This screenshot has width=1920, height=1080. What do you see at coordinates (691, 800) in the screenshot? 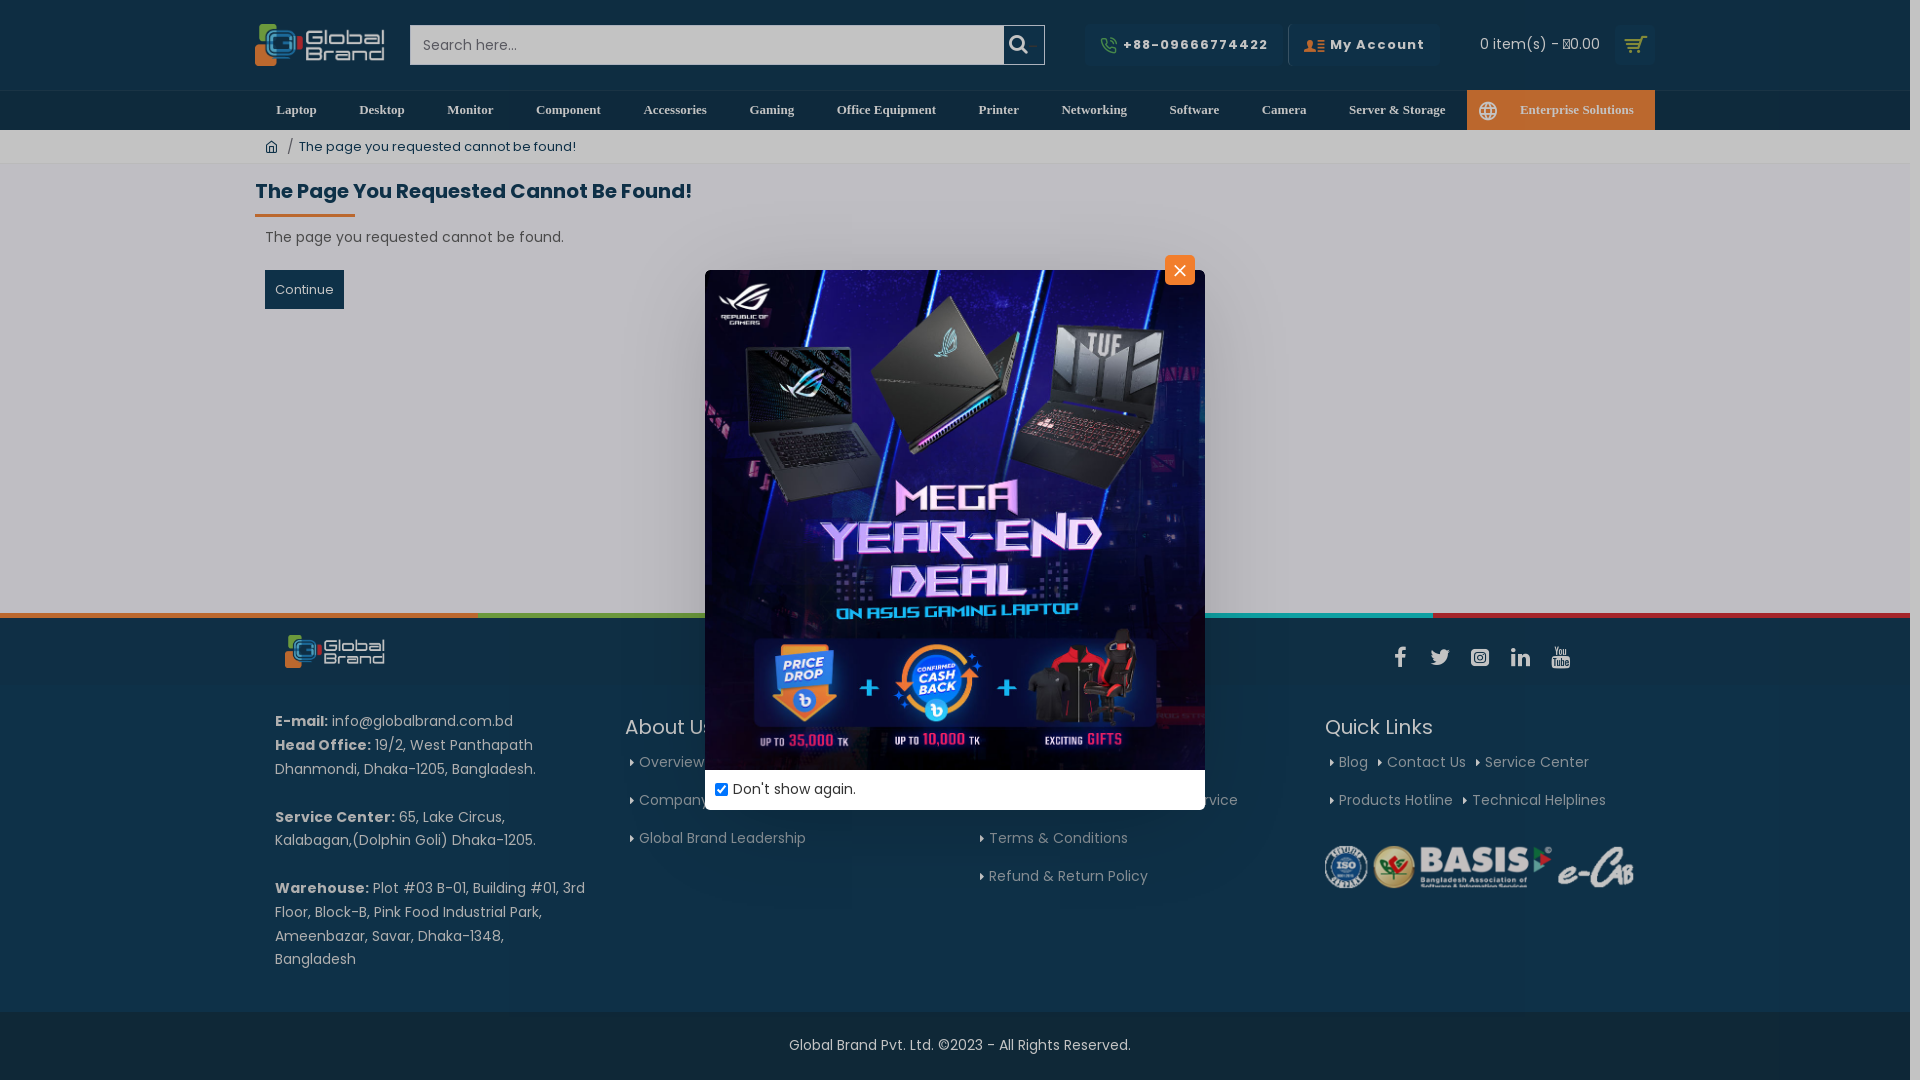
I see `'Company Policy'` at bounding box center [691, 800].